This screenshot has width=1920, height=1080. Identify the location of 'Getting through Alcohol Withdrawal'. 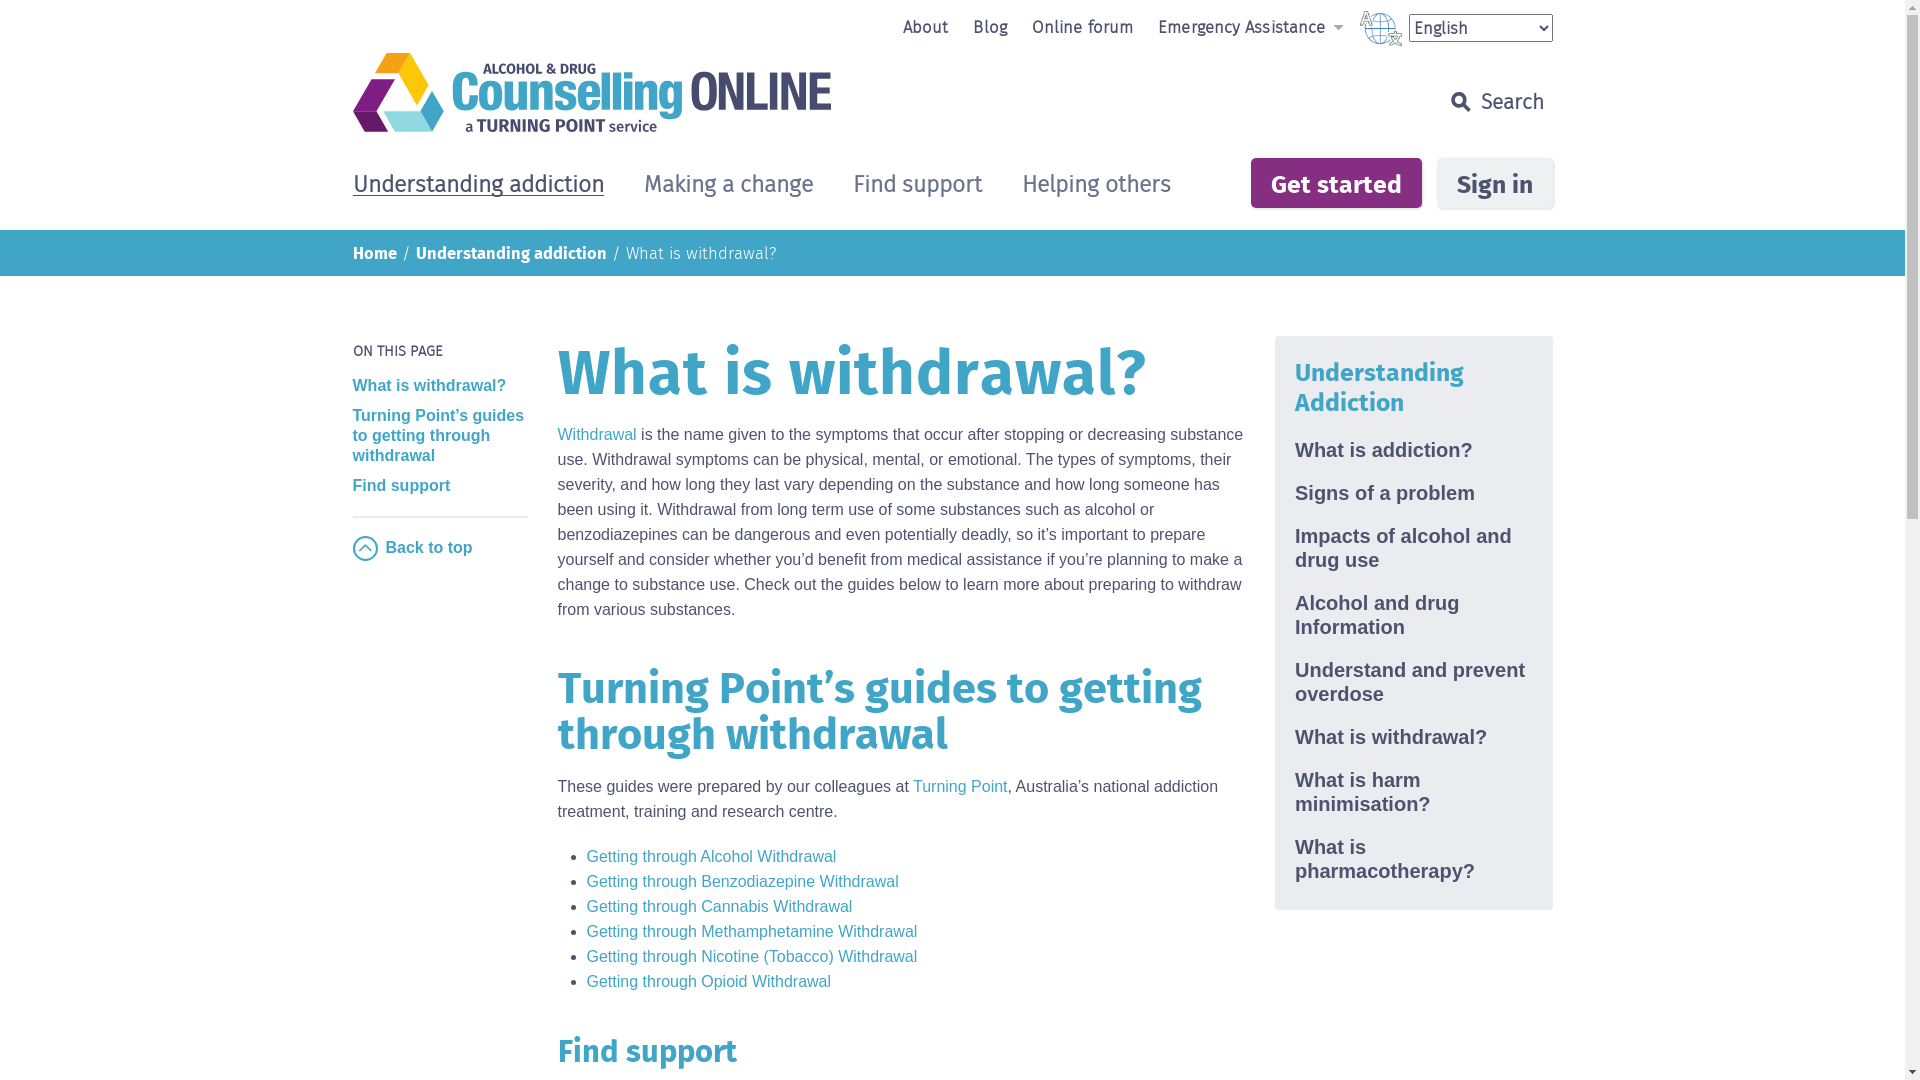
(710, 855).